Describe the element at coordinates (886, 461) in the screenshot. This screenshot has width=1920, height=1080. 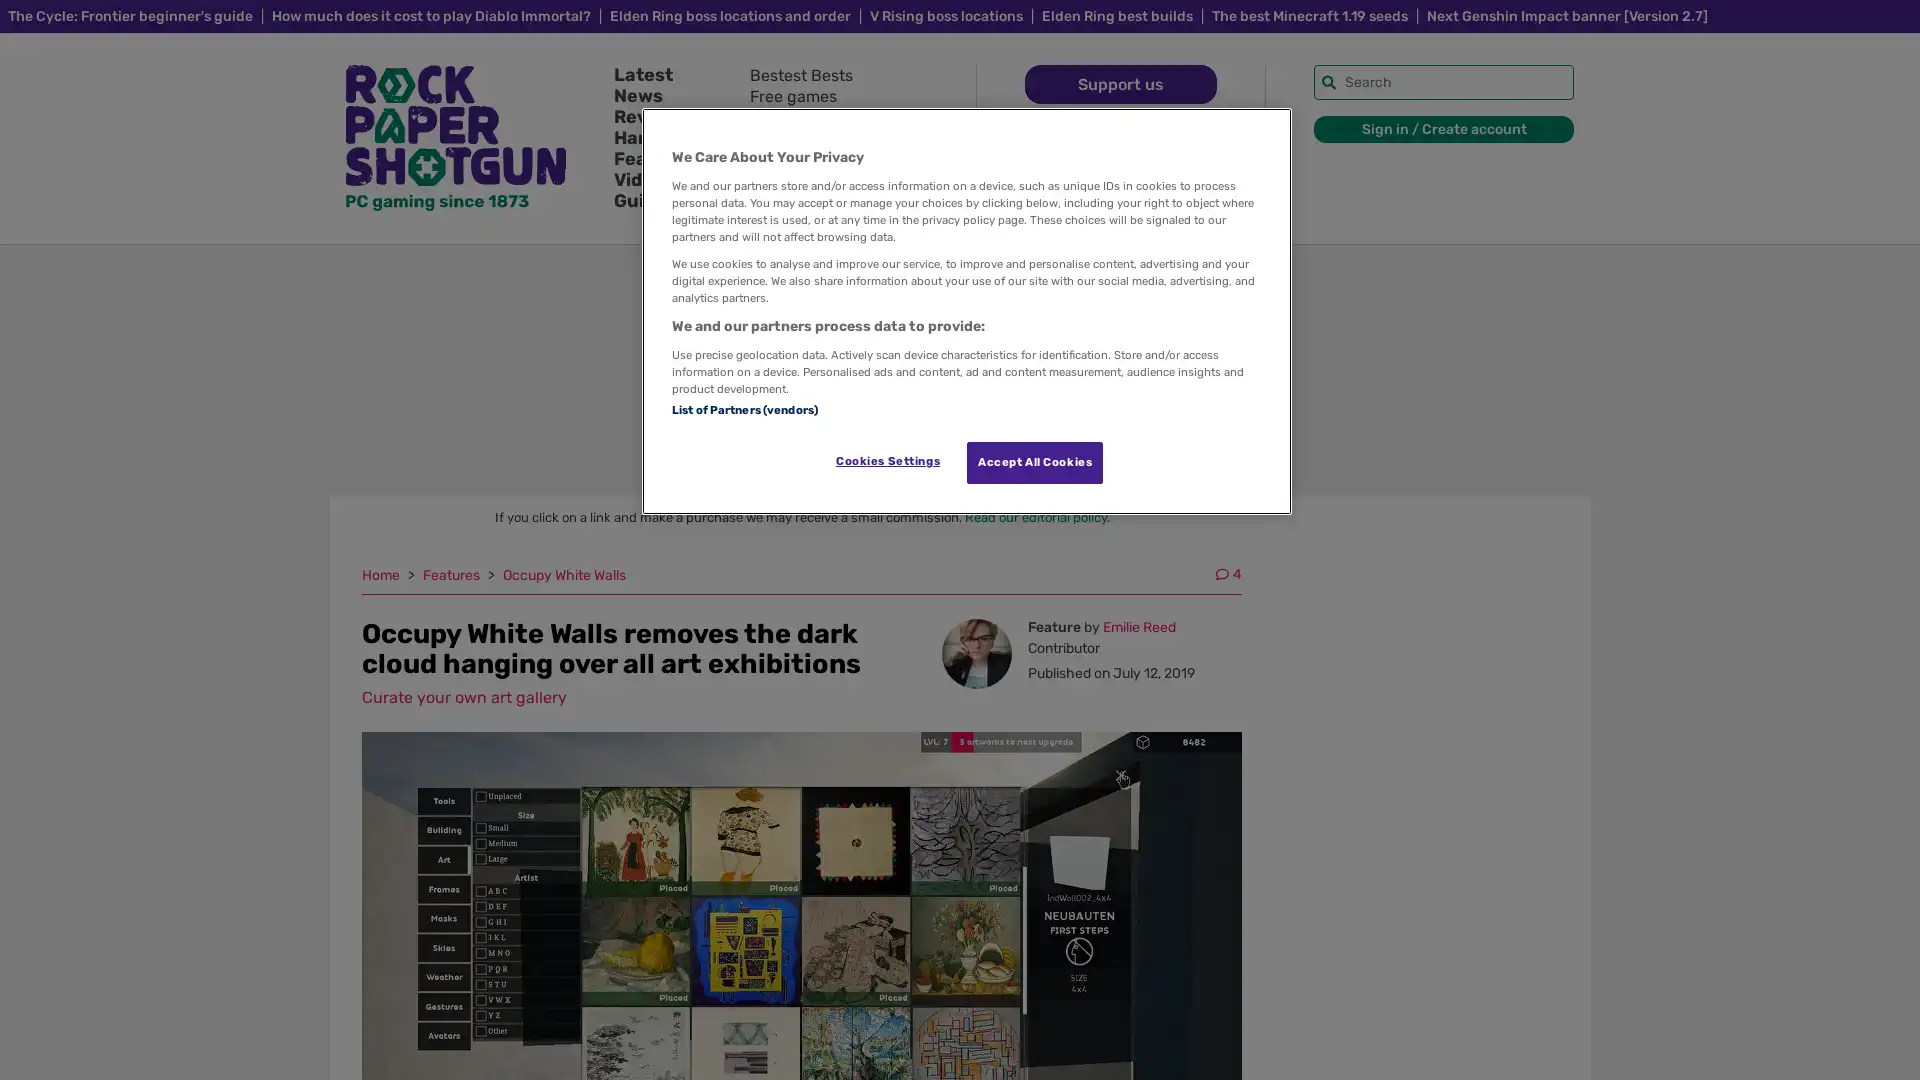
I see `Cookies Settings` at that location.